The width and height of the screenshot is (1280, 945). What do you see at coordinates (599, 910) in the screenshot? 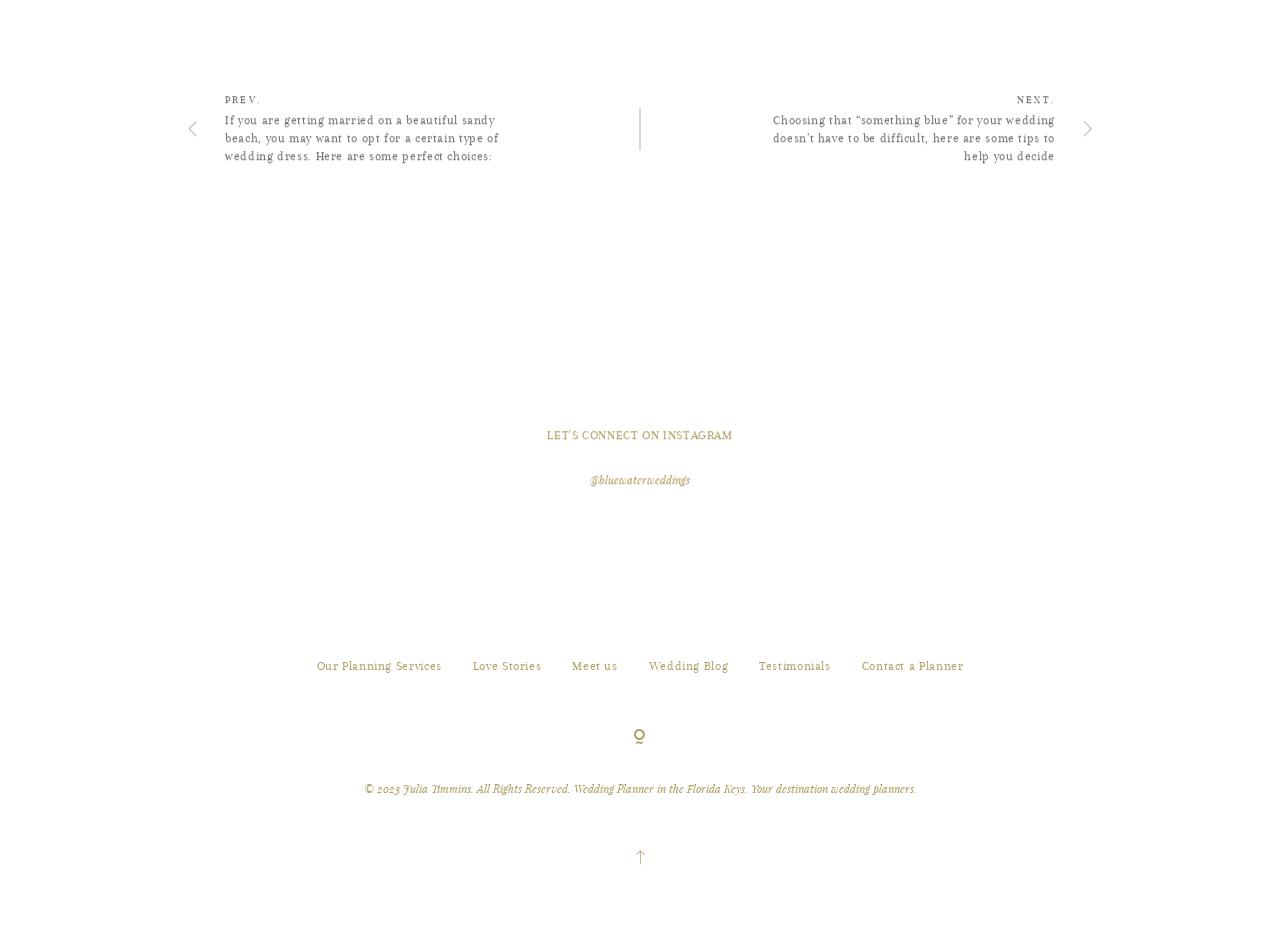
I see `'Powered by'` at bounding box center [599, 910].